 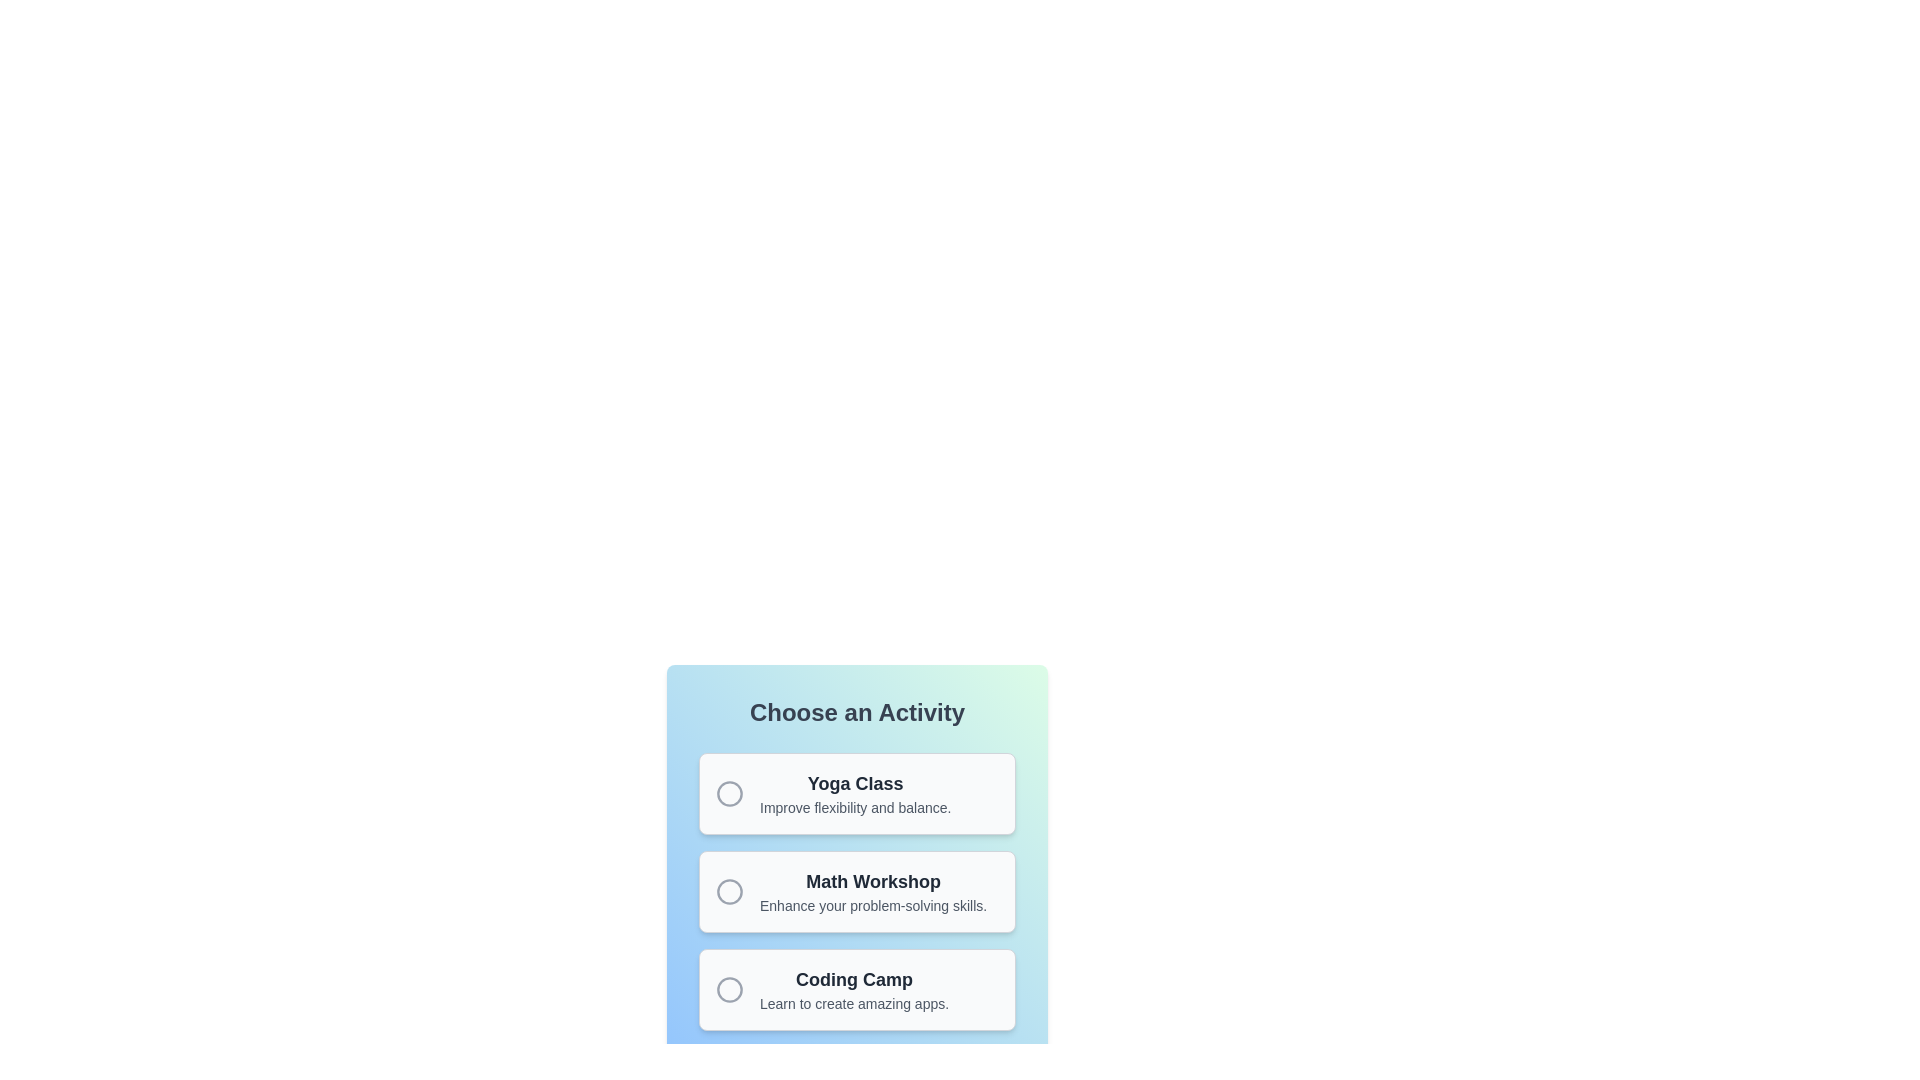 What do you see at coordinates (728, 990) in the screenshot?
I see `the radio button with a gray border and empty interior, which is the third item in the list labeled 'Coding Camp Learn to create amazing apps.'` at bounding box center [728, 990].